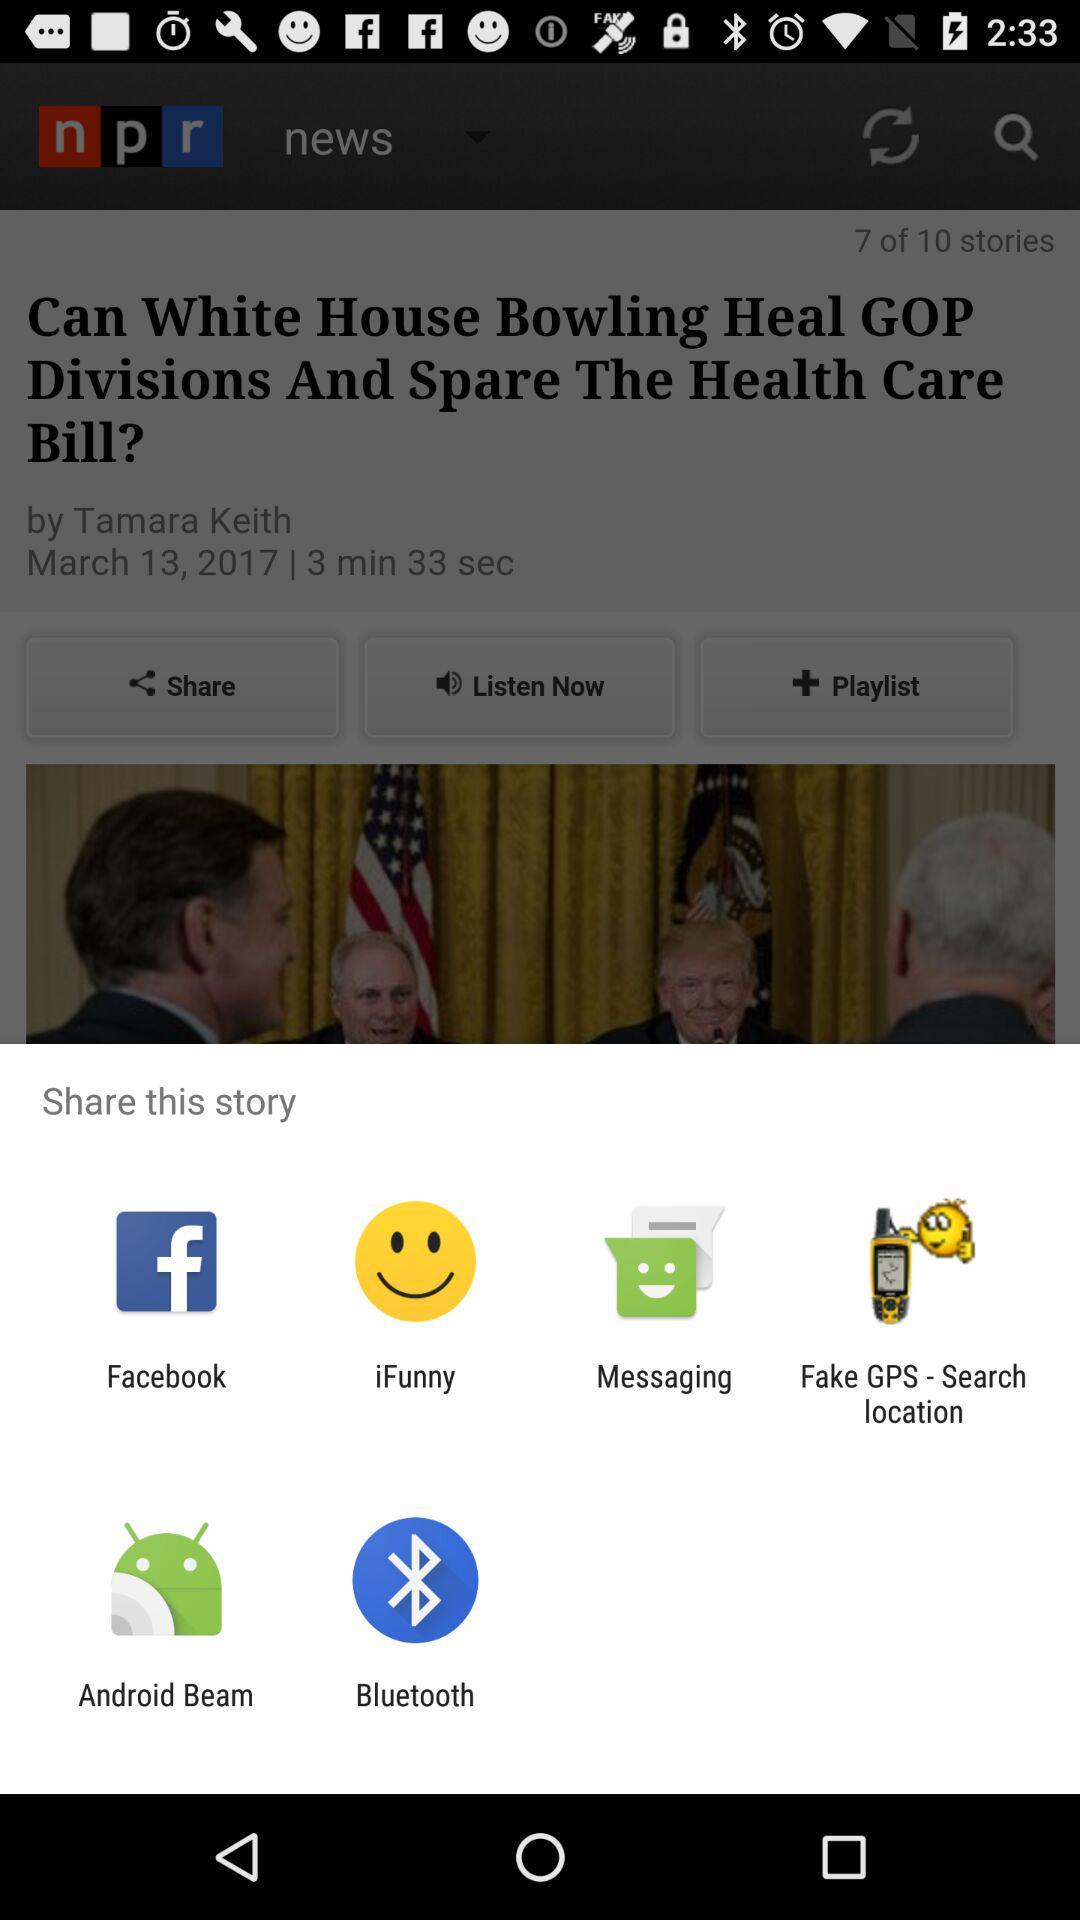 The height and width of the screenshot is (1920, 1080). Describe the element at coordinates (664, 1392) in the screenshot. I see `the app to the left of fake gps search` at that location.